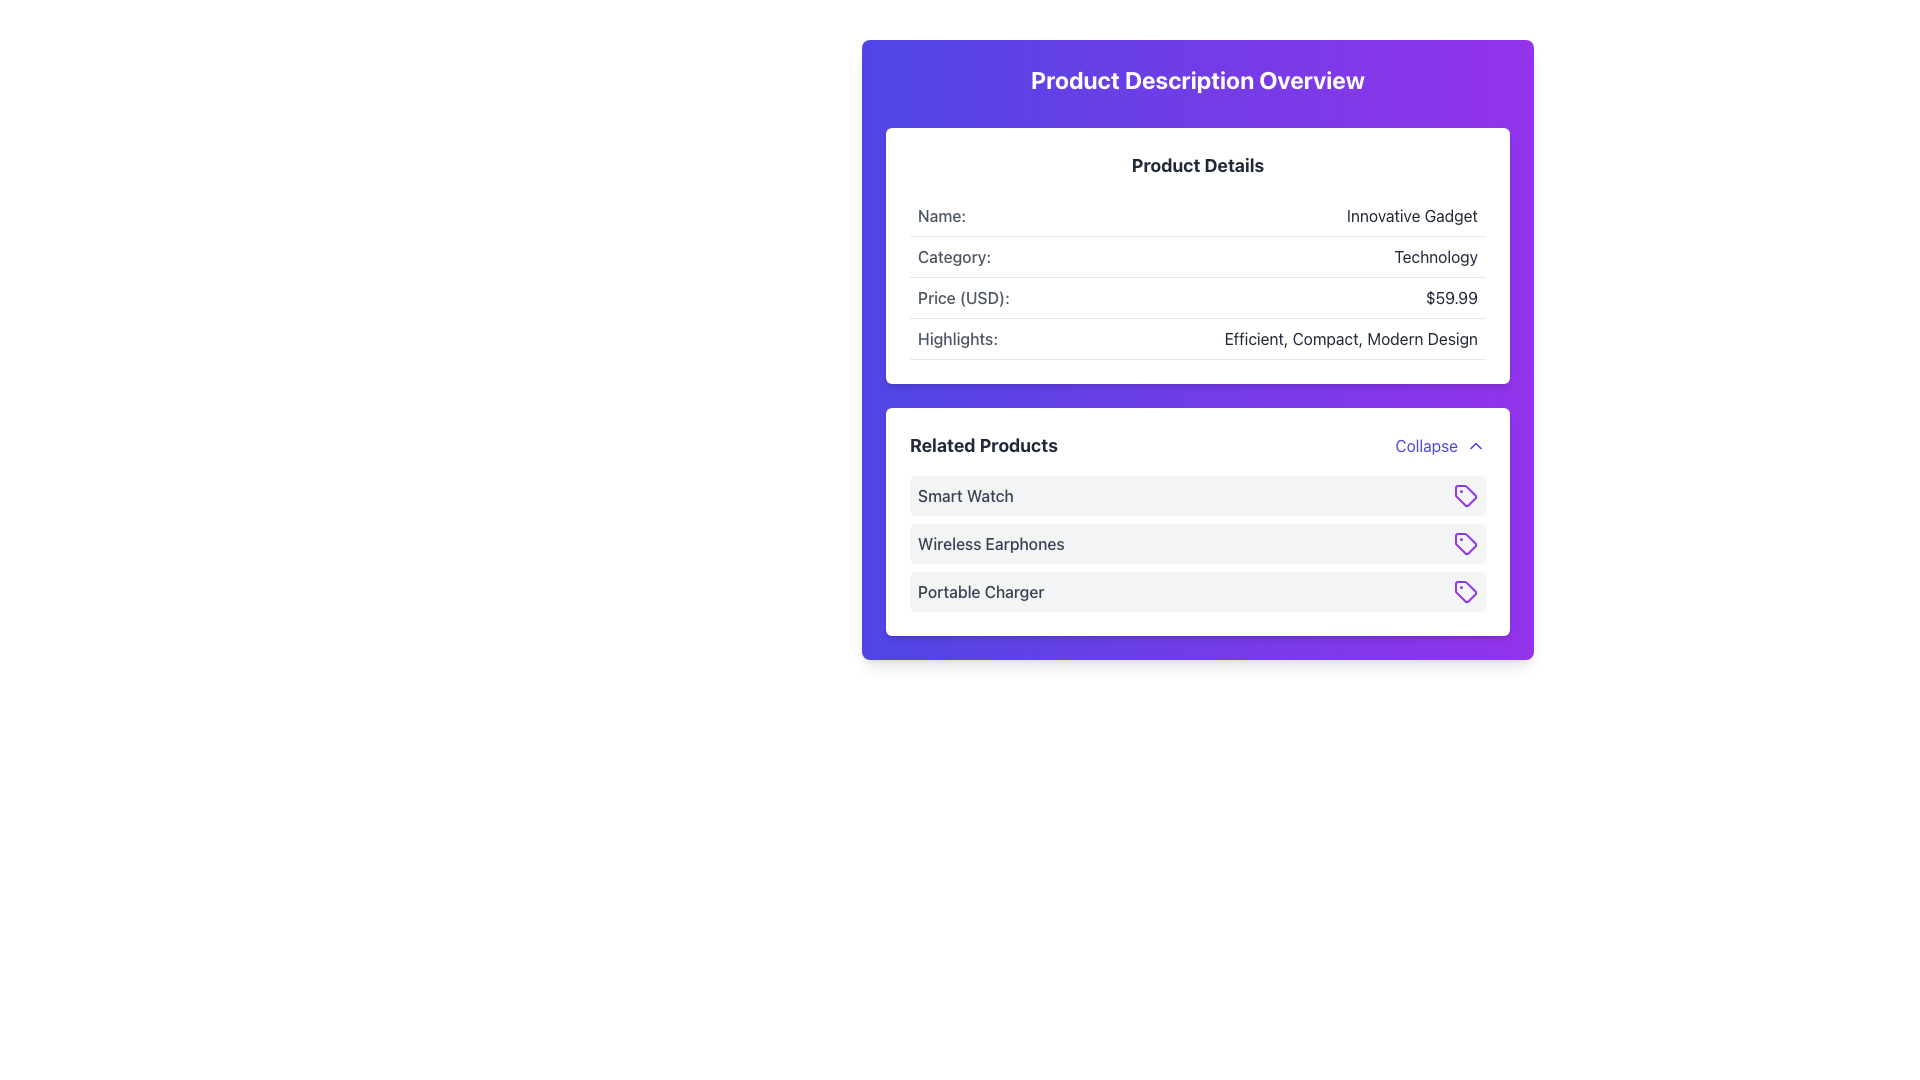 The width and height of the screenshot is (1920, 1080). I want to click on the Text Header element displaying 'Product Description Overview', which is bold and centered, located above the 'Product Details' section, so click(1198, 79).